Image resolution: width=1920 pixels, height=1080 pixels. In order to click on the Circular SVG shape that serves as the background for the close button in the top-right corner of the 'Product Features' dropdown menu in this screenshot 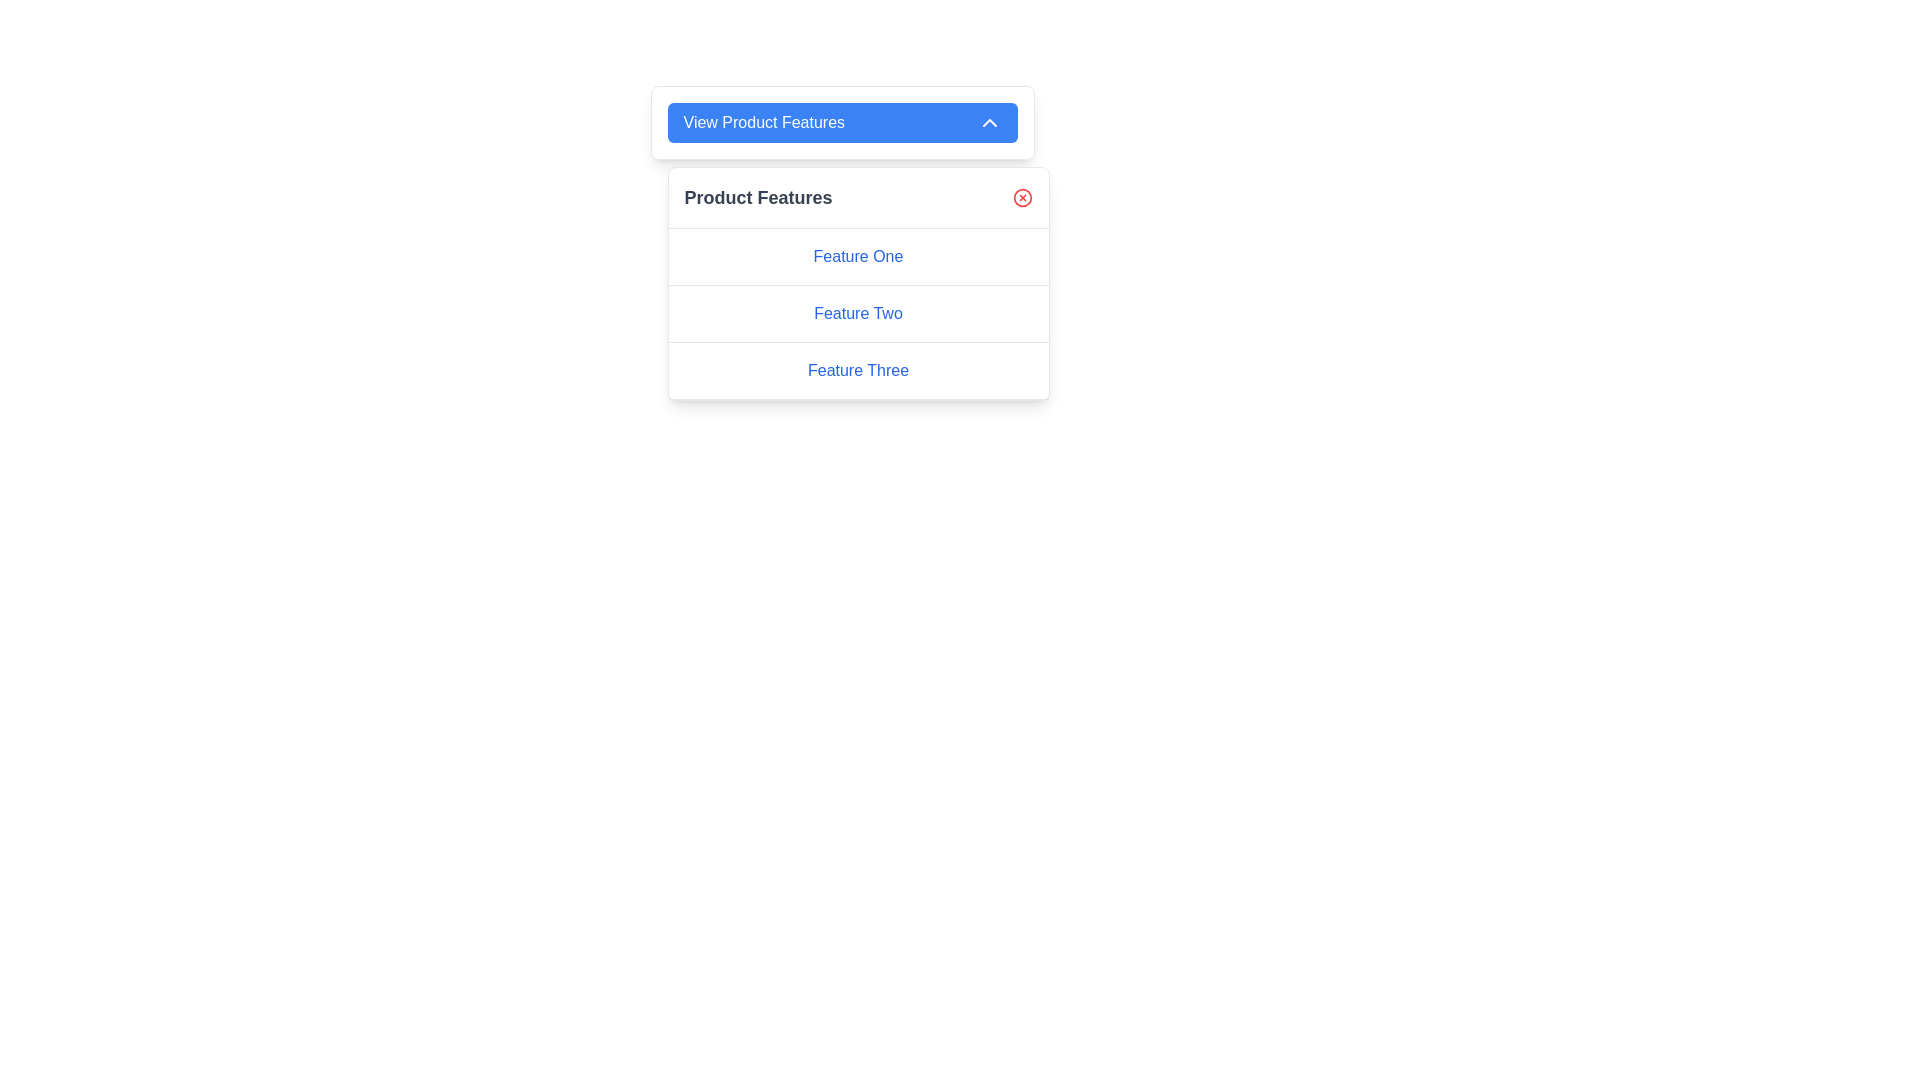, I will do `click(1022, 197)`.